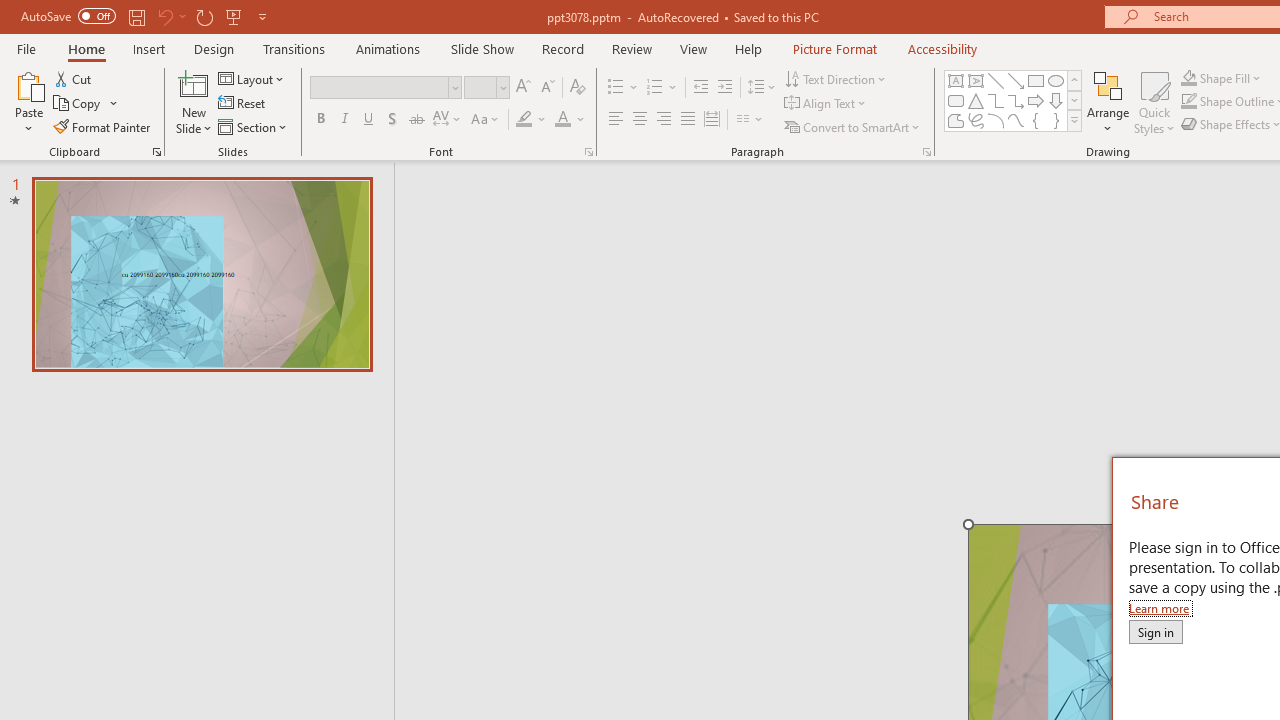  Describe the element at coordinates (1160, 607) in the screenshot. I see `'Learn more'` at that location.